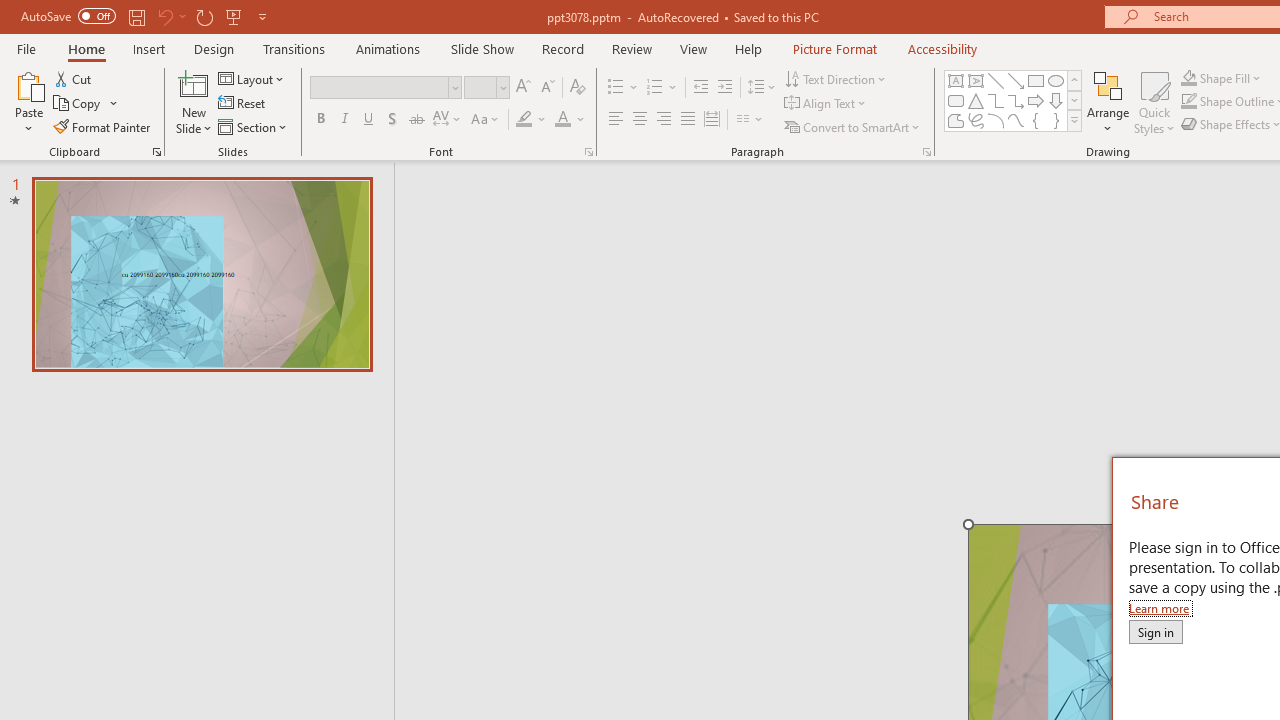  Describe the element at coordinates (1160, 607) in the screenshot. I see `'Learn more'` at that location.